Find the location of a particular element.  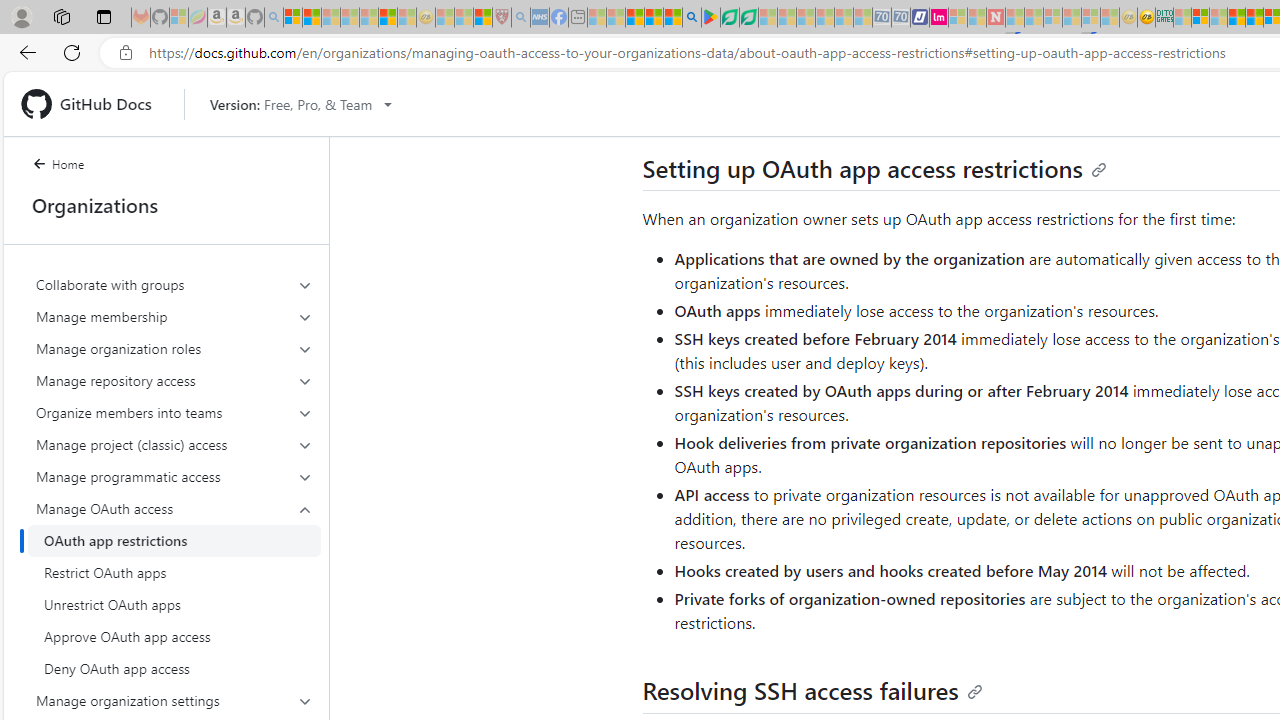

'Manage programmatic access' is located at coordinates (174, 477).